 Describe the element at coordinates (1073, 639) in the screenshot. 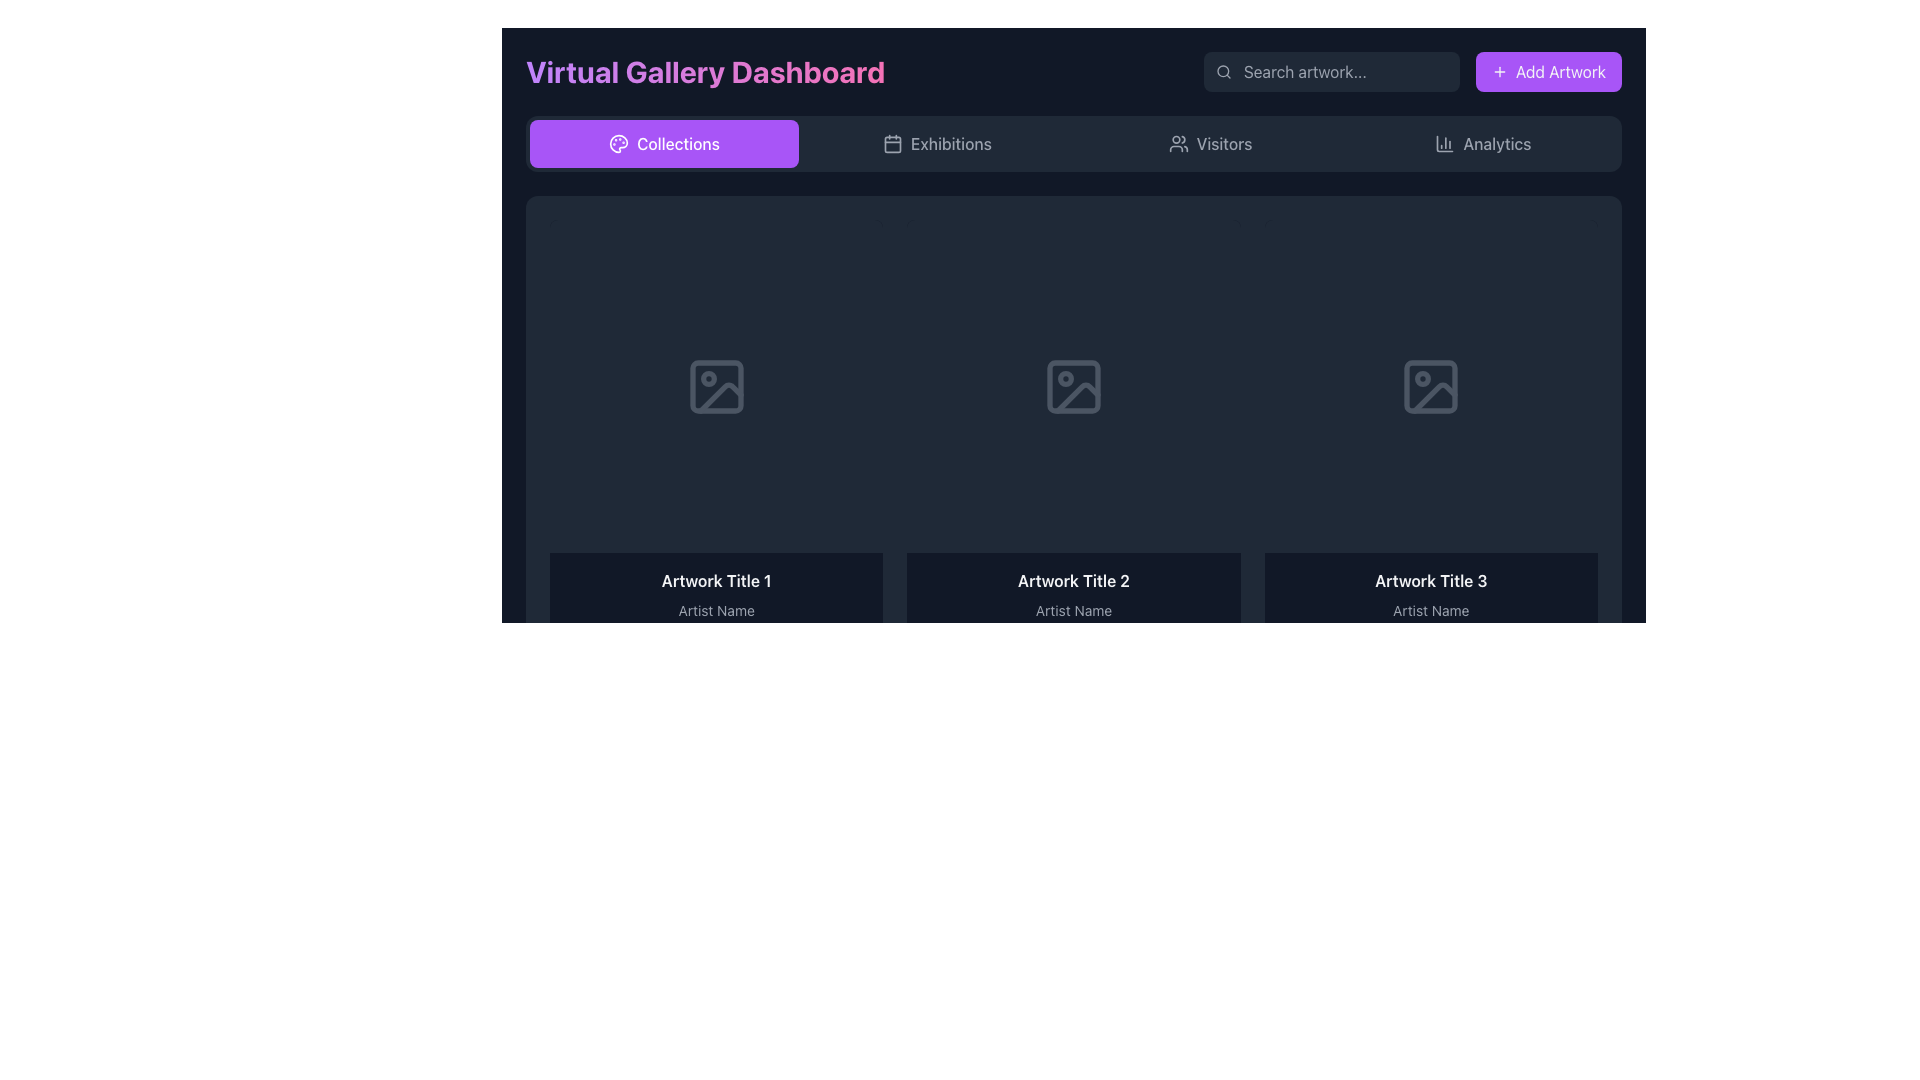

I see `the engagement statistics display component, which includes numerical values and icons, located below 'Artwork Title 2' and 'Artist Name' in the dashboard` at that location.